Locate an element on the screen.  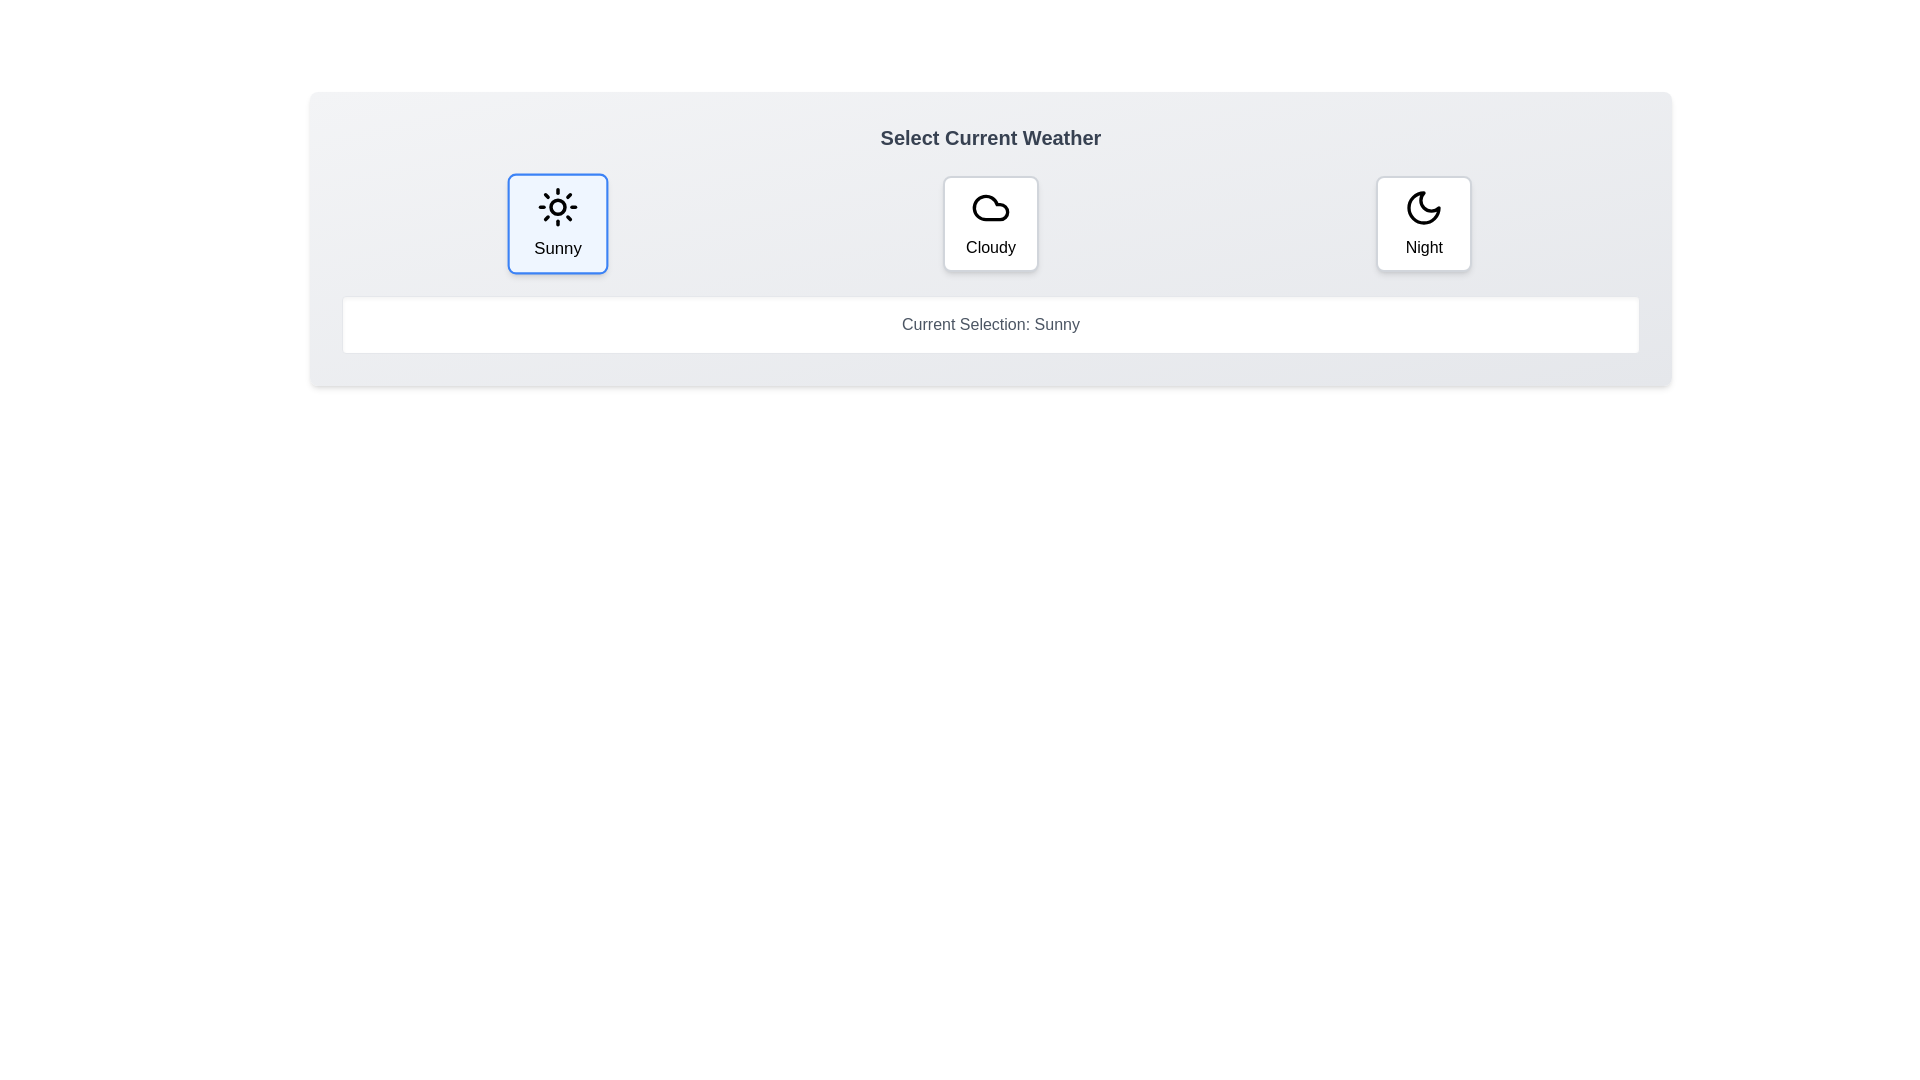
the Sunny button to observe its hover effect is located at coordinates (557, 223).